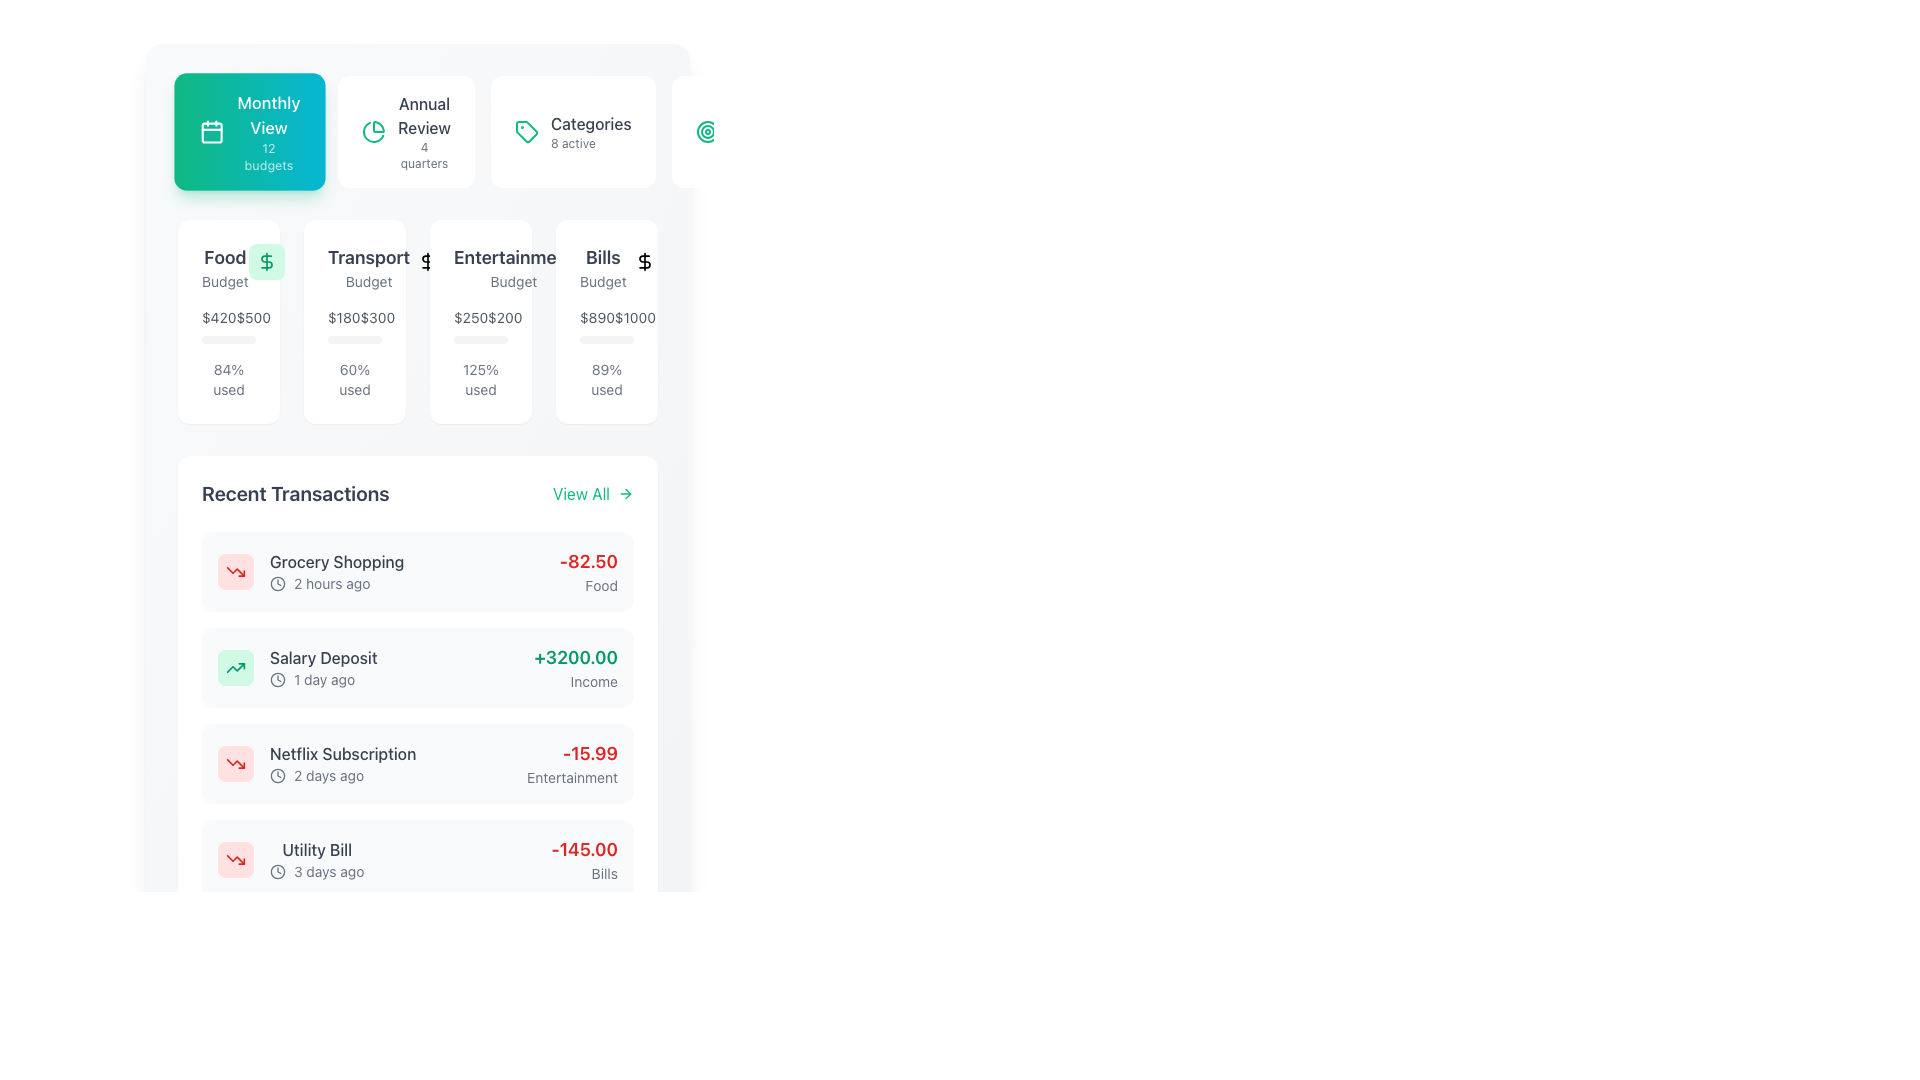  What do you see at coordinates (644, 261) in the screenshot?
I see `the dollar sign SVG icon located within the highlighted 'Bills' box in the 'Monthly View' section, positioned near the top-right corner of the viewport` at bounding box center [644, 261].